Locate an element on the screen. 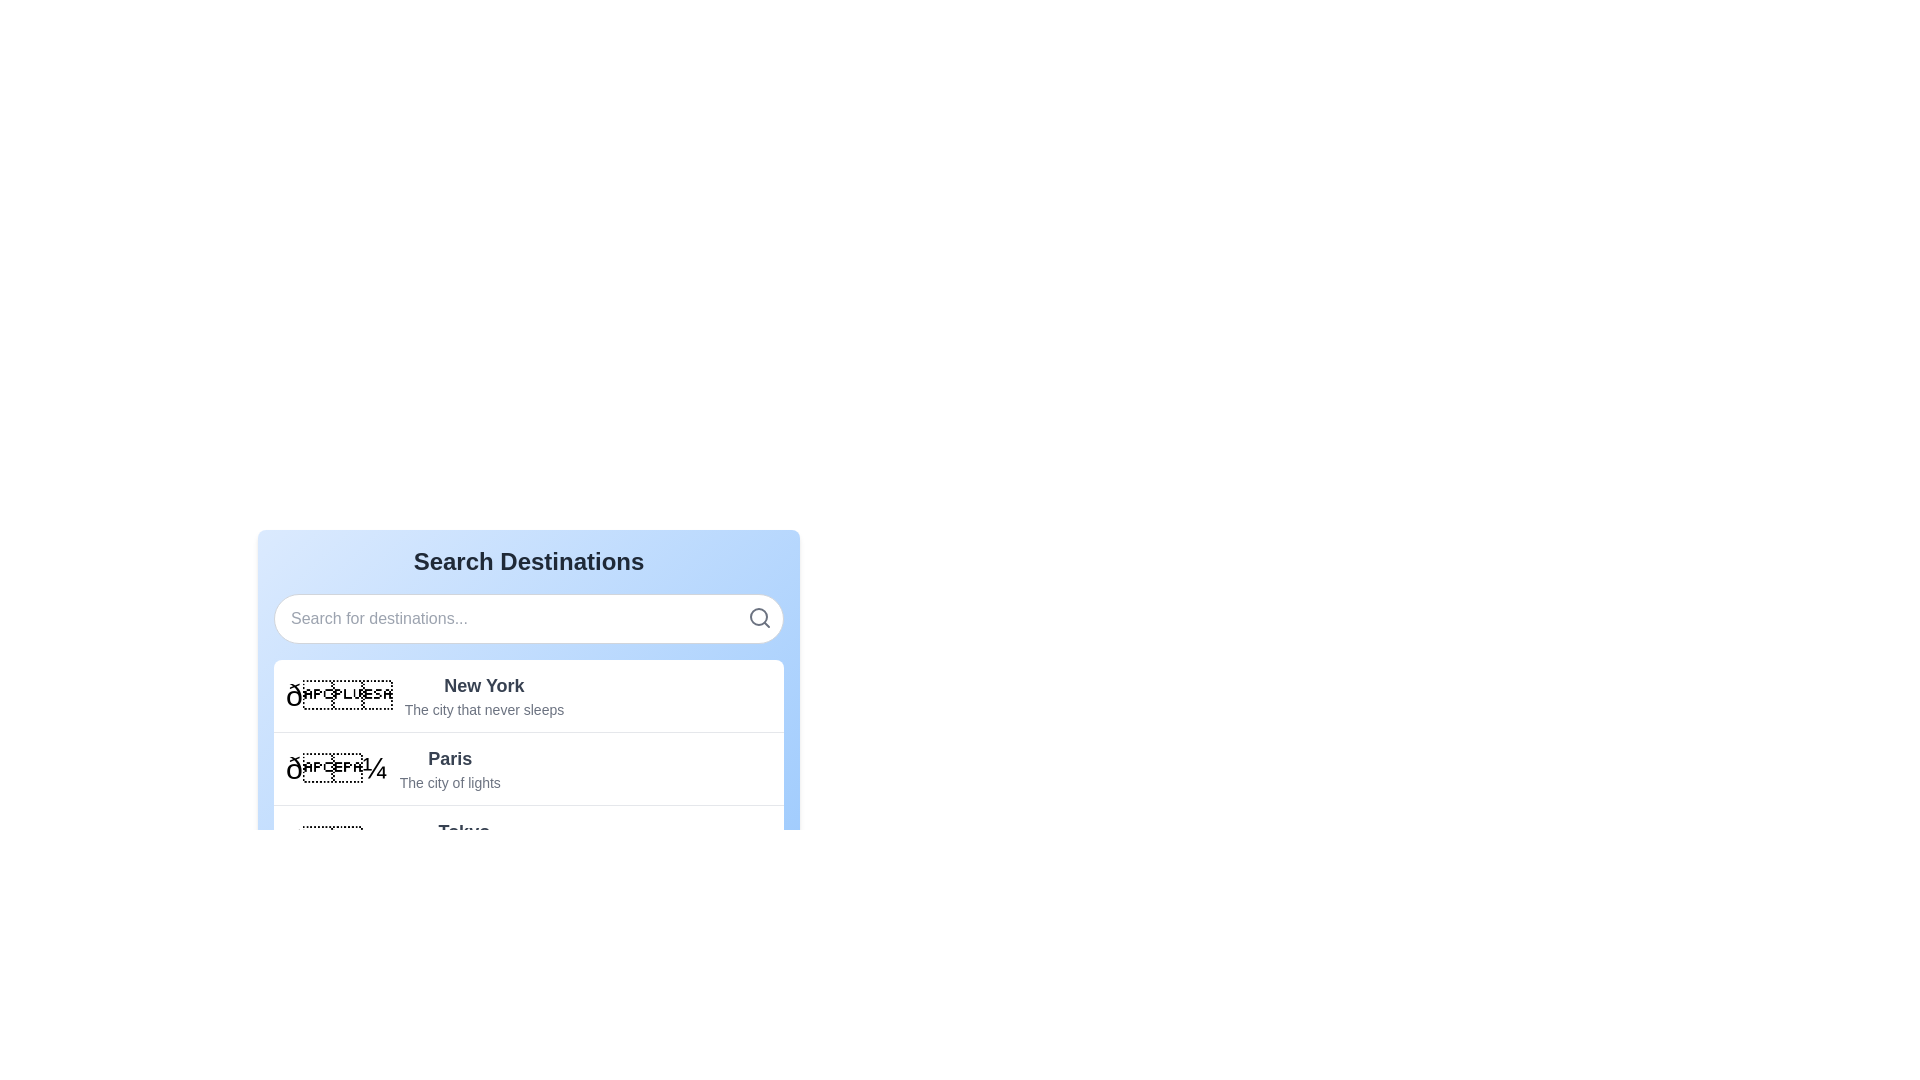 The height and width of the screenshot is (1080, 1920). the text label reading 'New York', which is styled with a bold font and dark gray color, positioned at the top-left of a vertically stacked list of options is located at coordinates (484, 685).